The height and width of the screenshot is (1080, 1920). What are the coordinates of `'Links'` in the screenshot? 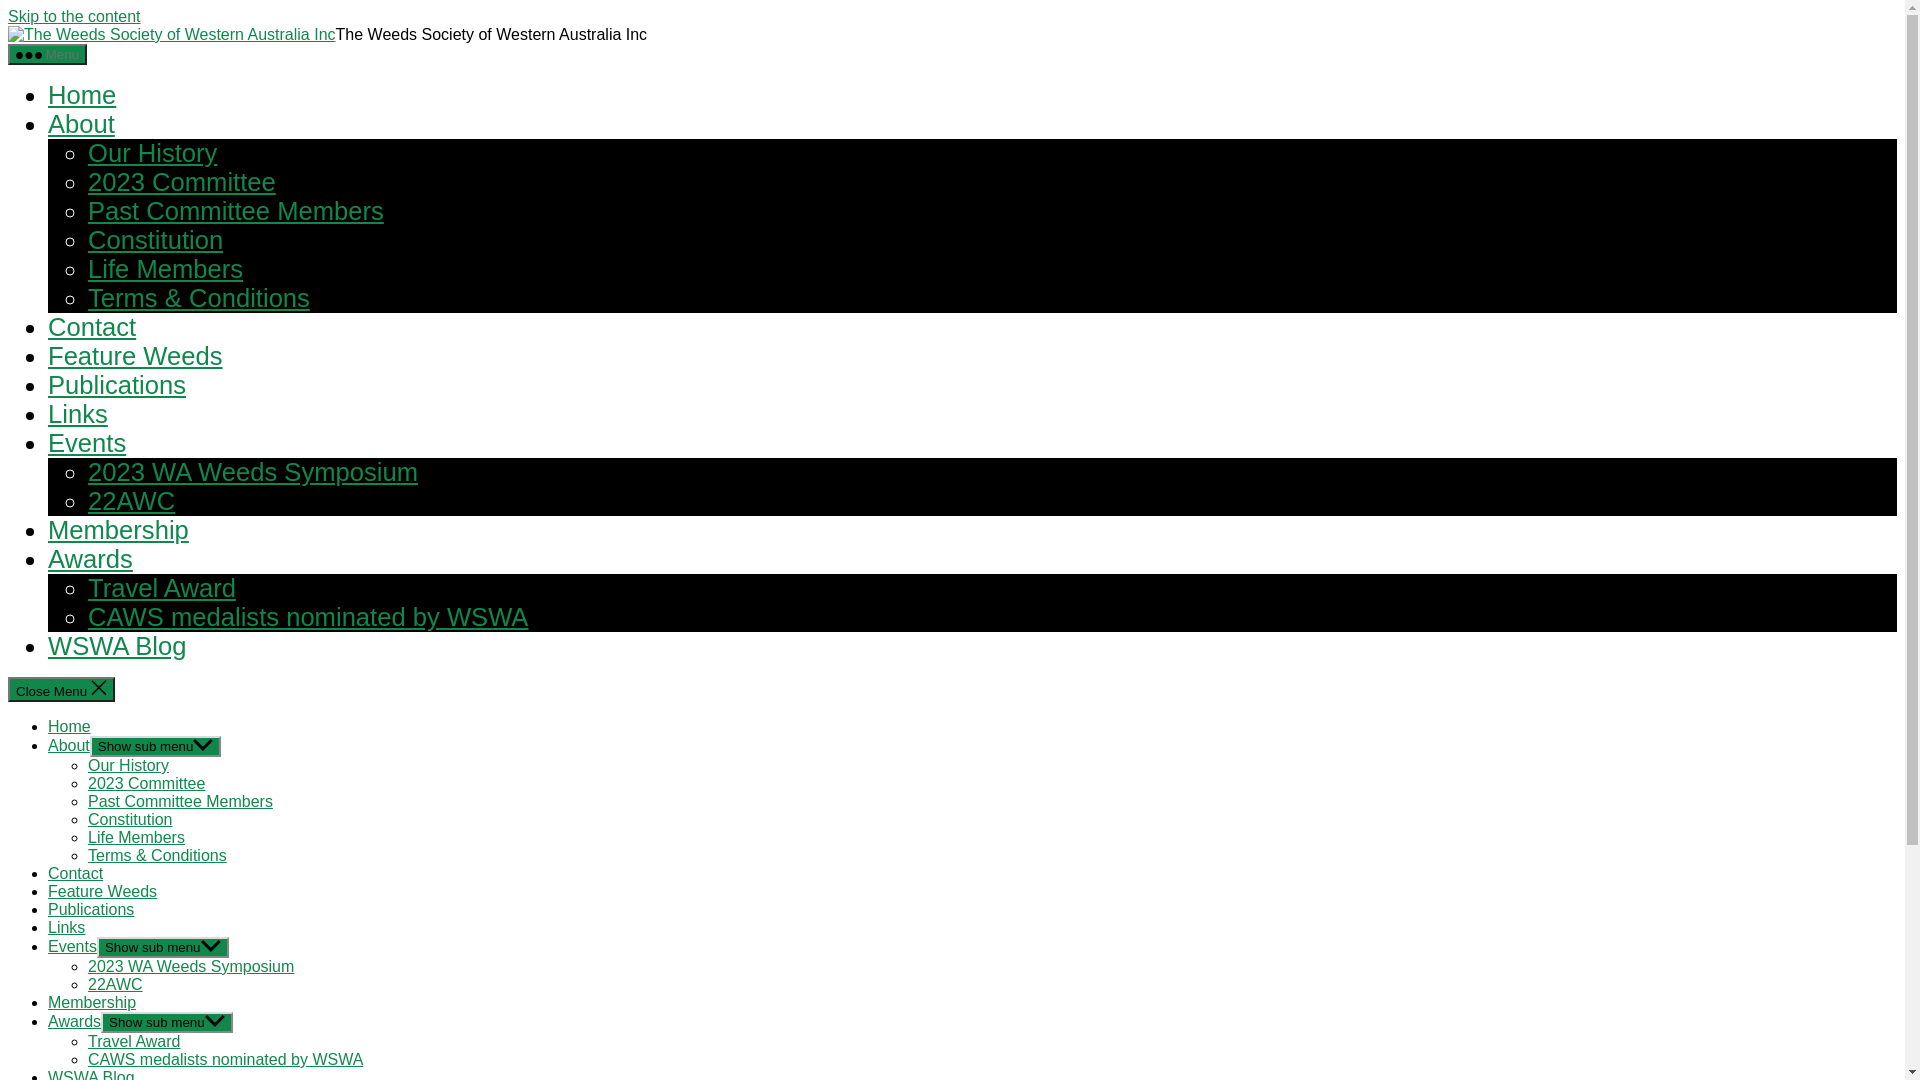 It's located at (66, 927).